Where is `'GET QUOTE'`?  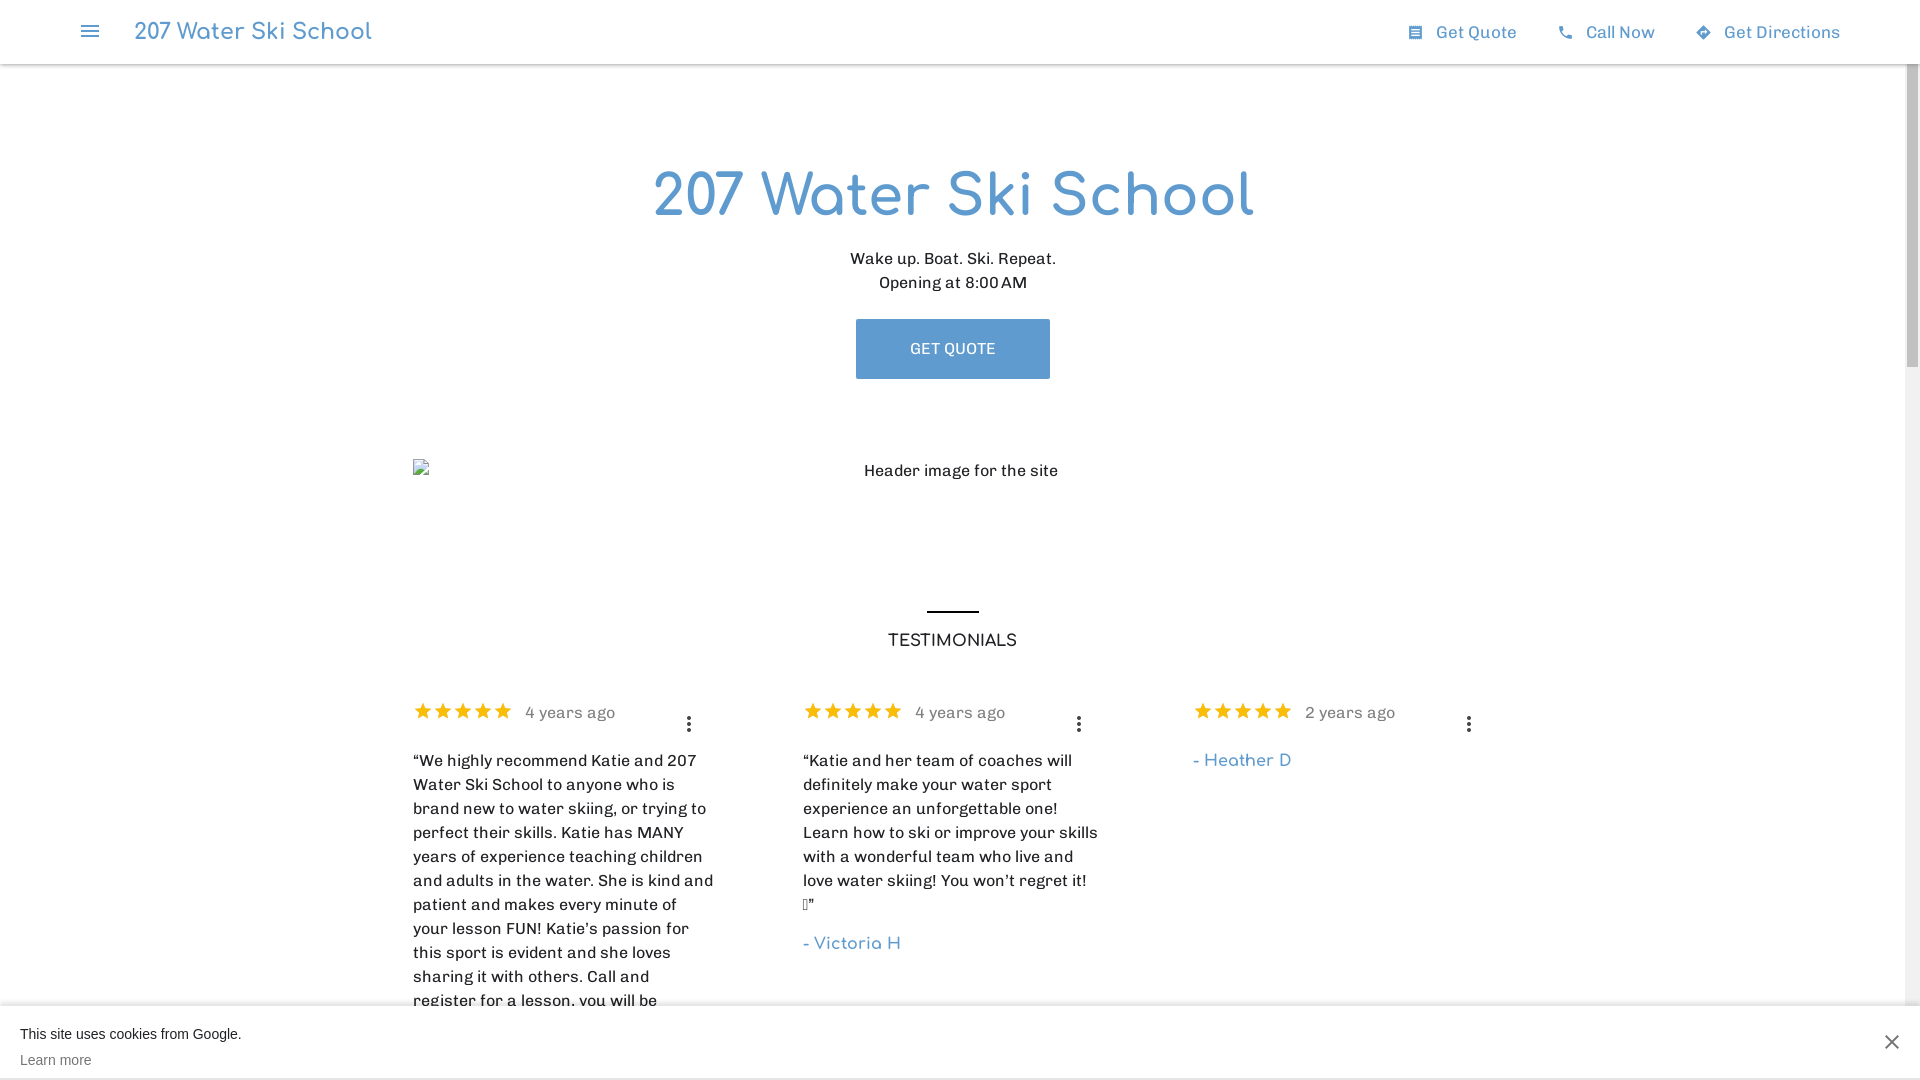 'GET QUOTE' is located at coordinates (952, 347).